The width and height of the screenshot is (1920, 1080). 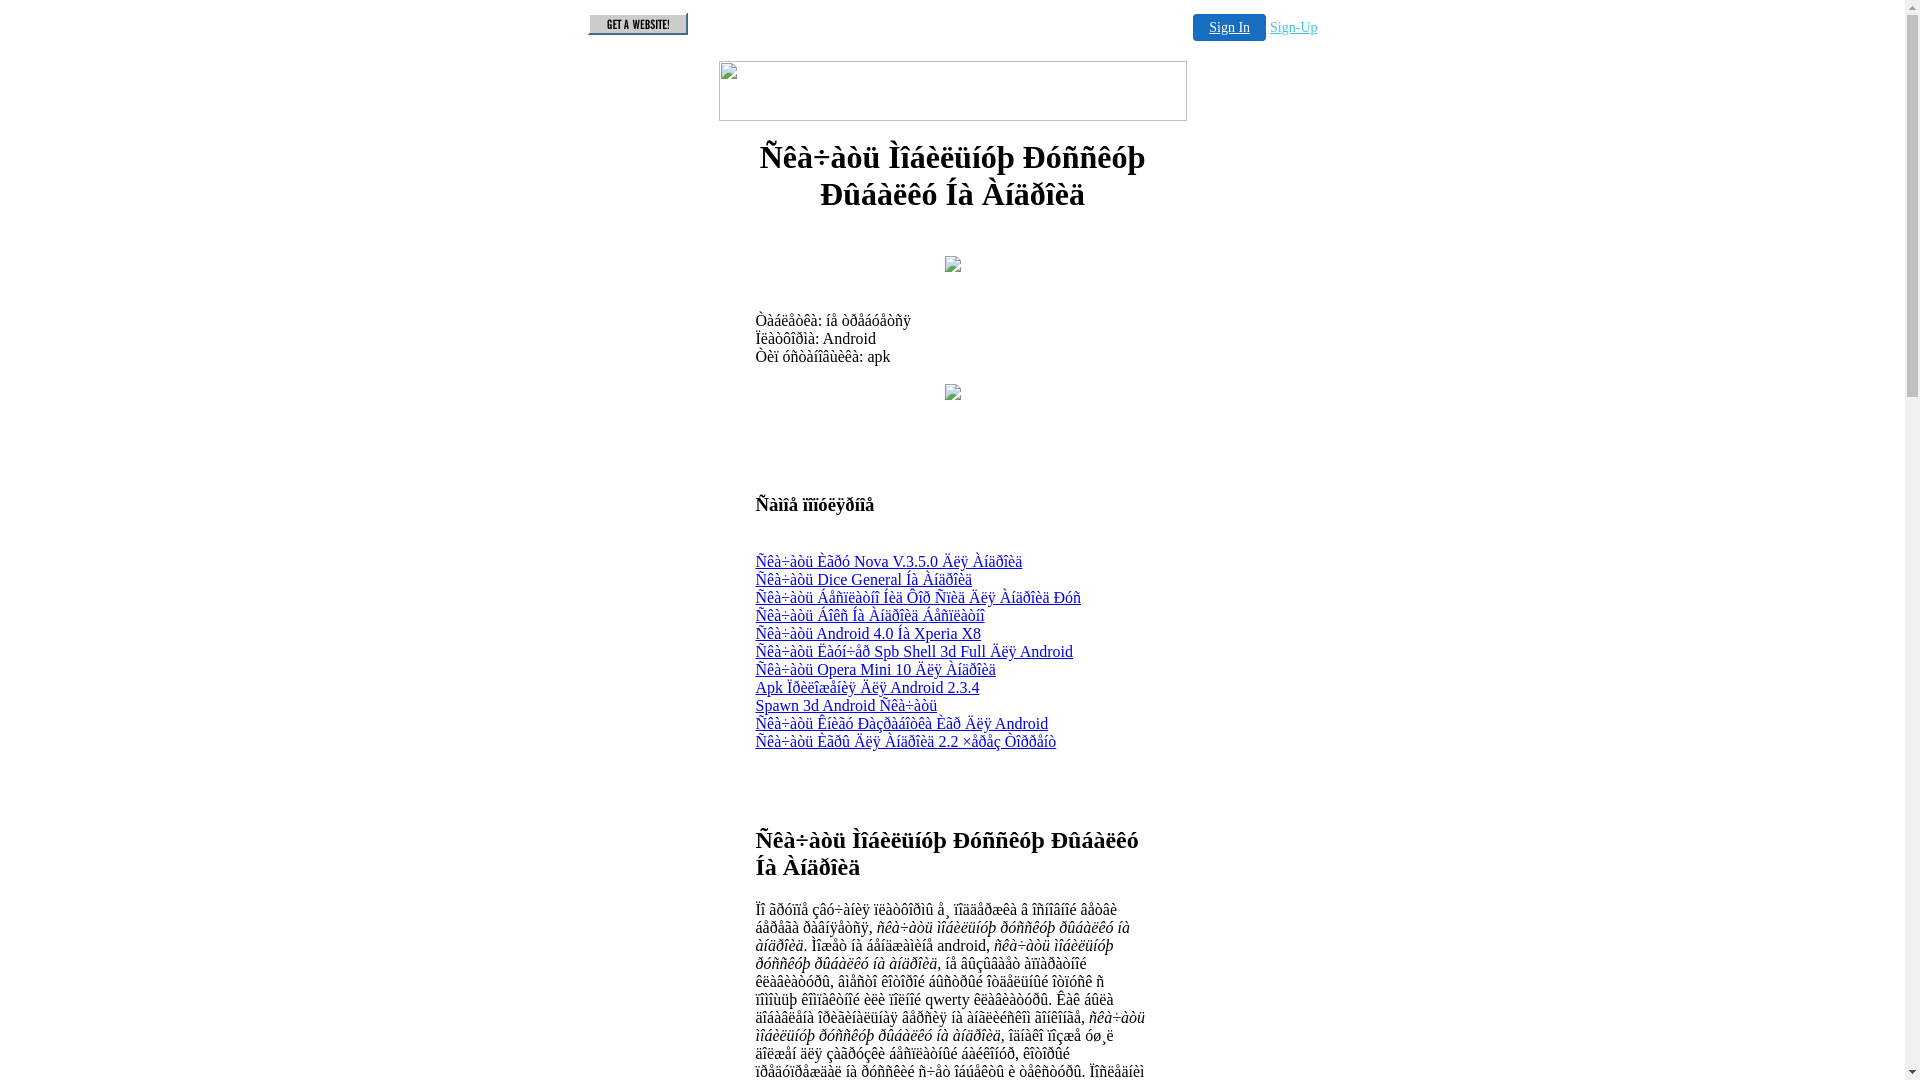 What do you see at coordinates (1269, 27) in the screenshot?
I see `'Sign-Up'` at bounding box center [1269, 27].